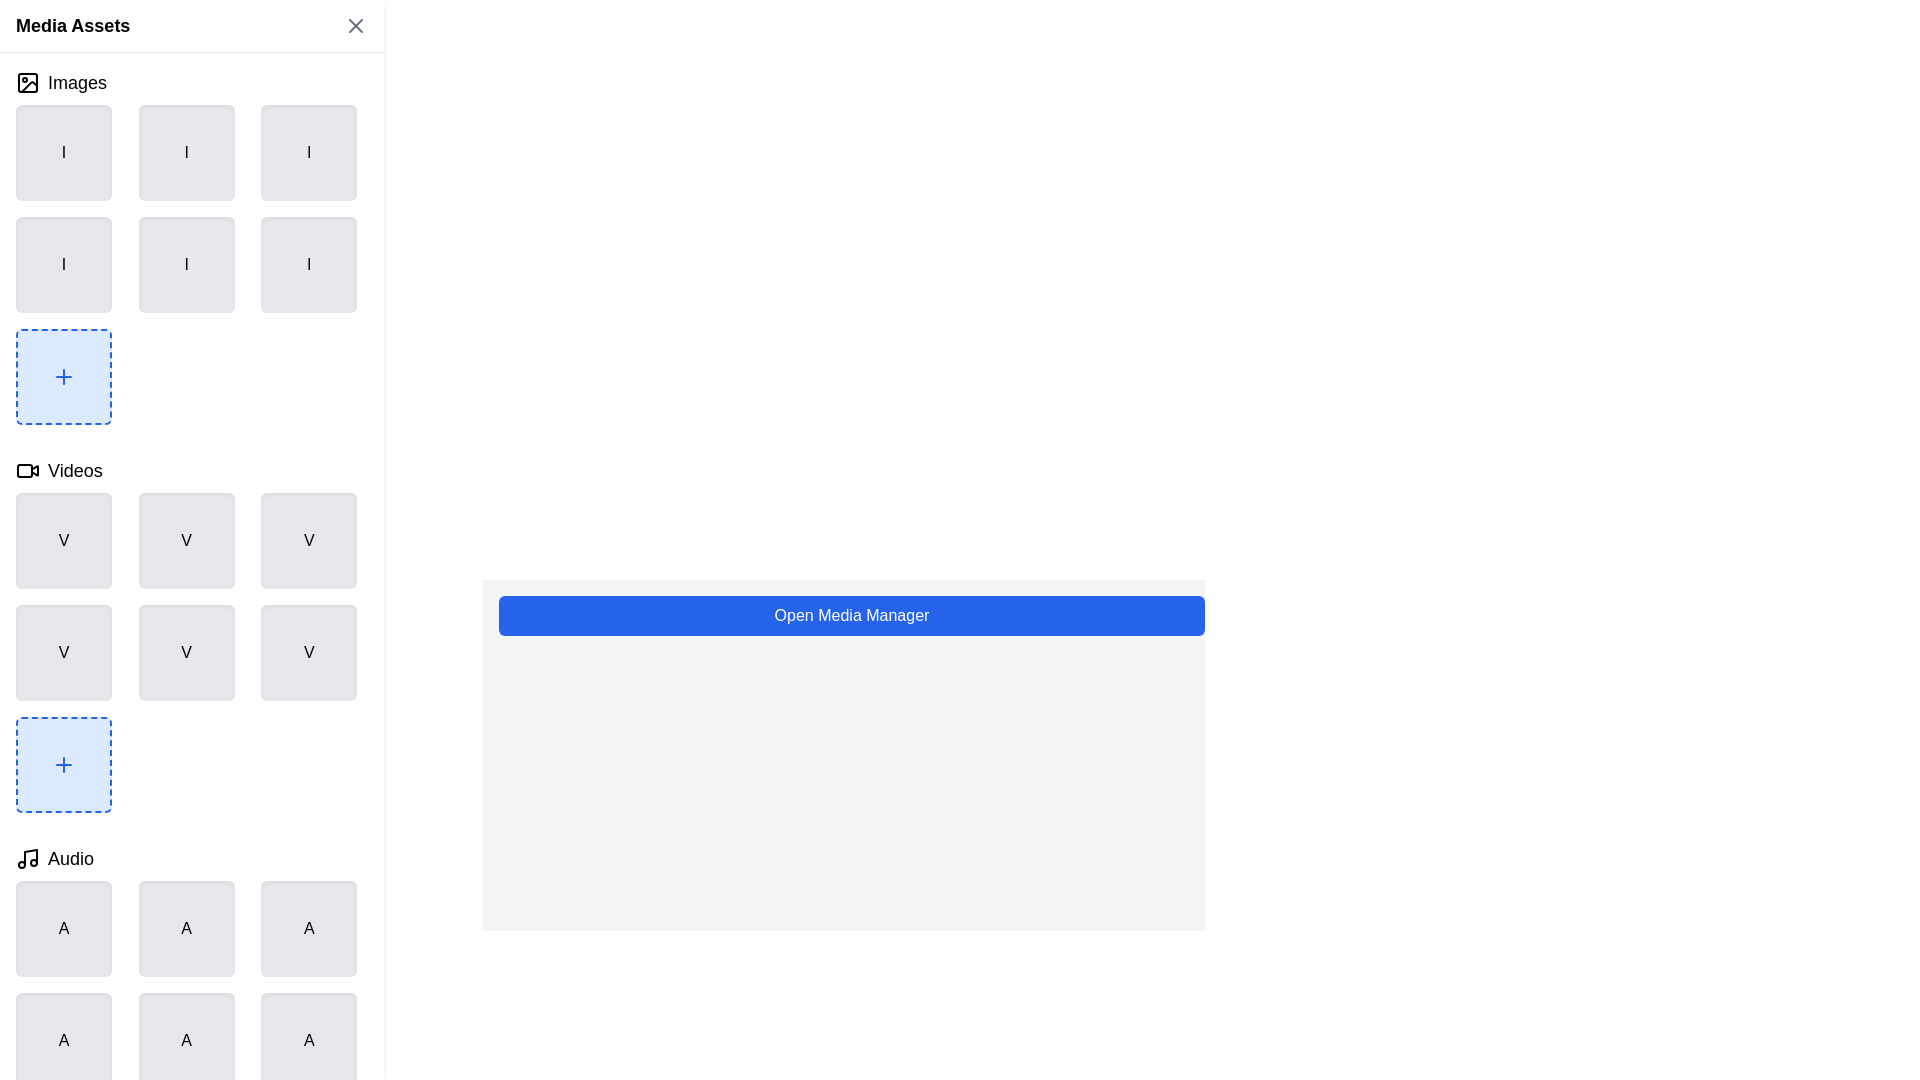  I want to click on the second item in the topmost row of the media selection grid under the 'Audio' category, so click(186, 929).